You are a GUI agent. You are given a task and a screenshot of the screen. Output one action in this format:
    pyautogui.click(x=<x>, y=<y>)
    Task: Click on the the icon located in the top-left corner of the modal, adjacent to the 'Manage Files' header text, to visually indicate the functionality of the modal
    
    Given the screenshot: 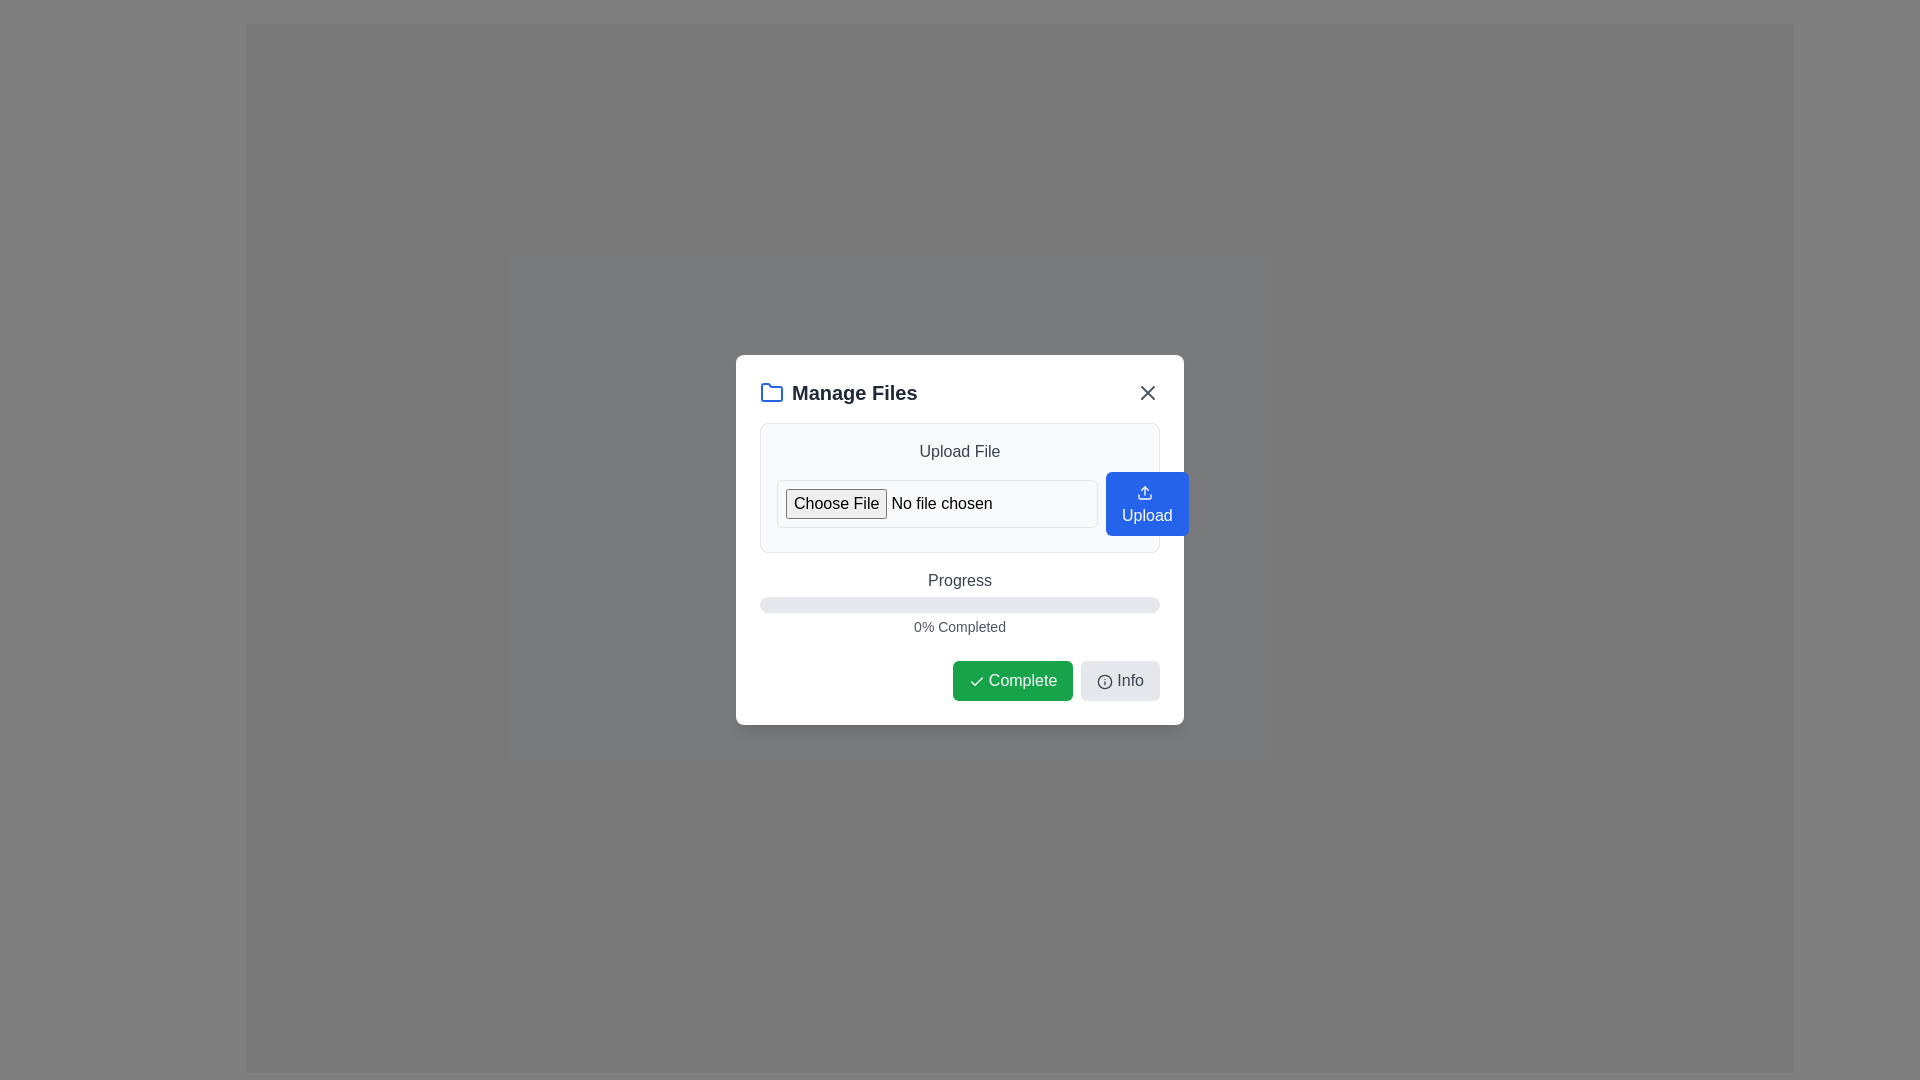 What is the action you would take?
    pyautogui.click(x=771, y=392)
    